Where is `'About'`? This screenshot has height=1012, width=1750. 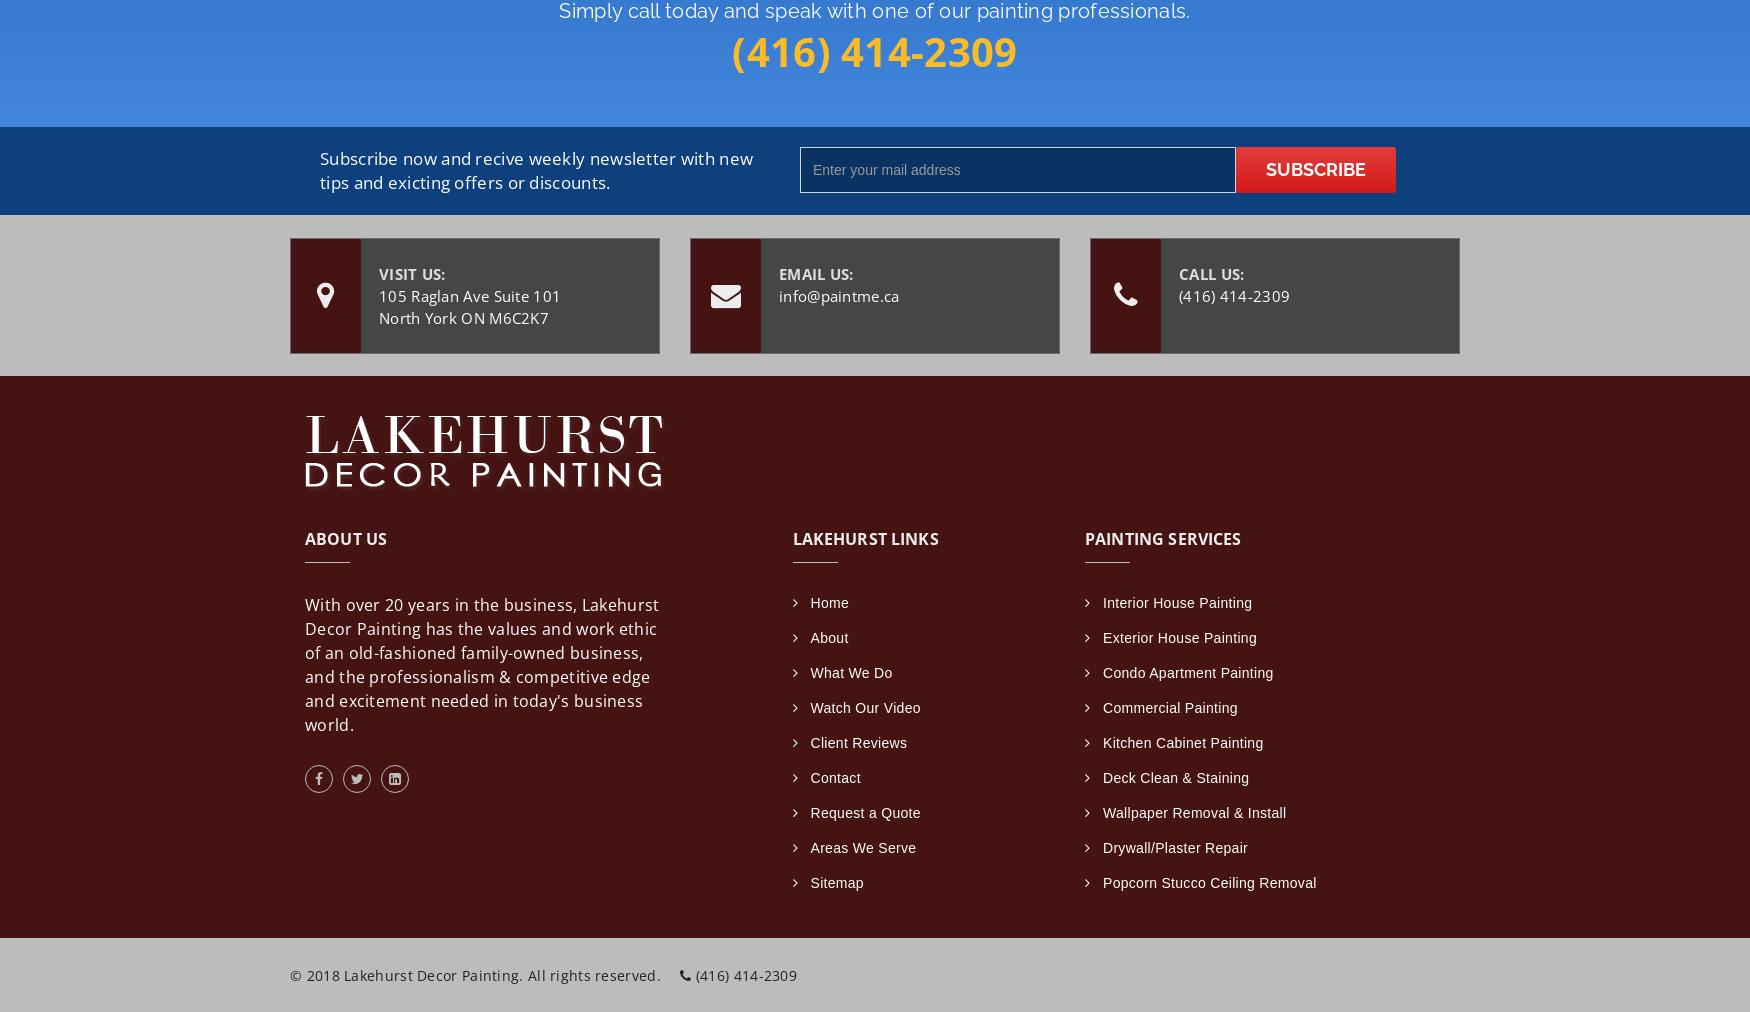
'About' is located at coordinates (828, 636).